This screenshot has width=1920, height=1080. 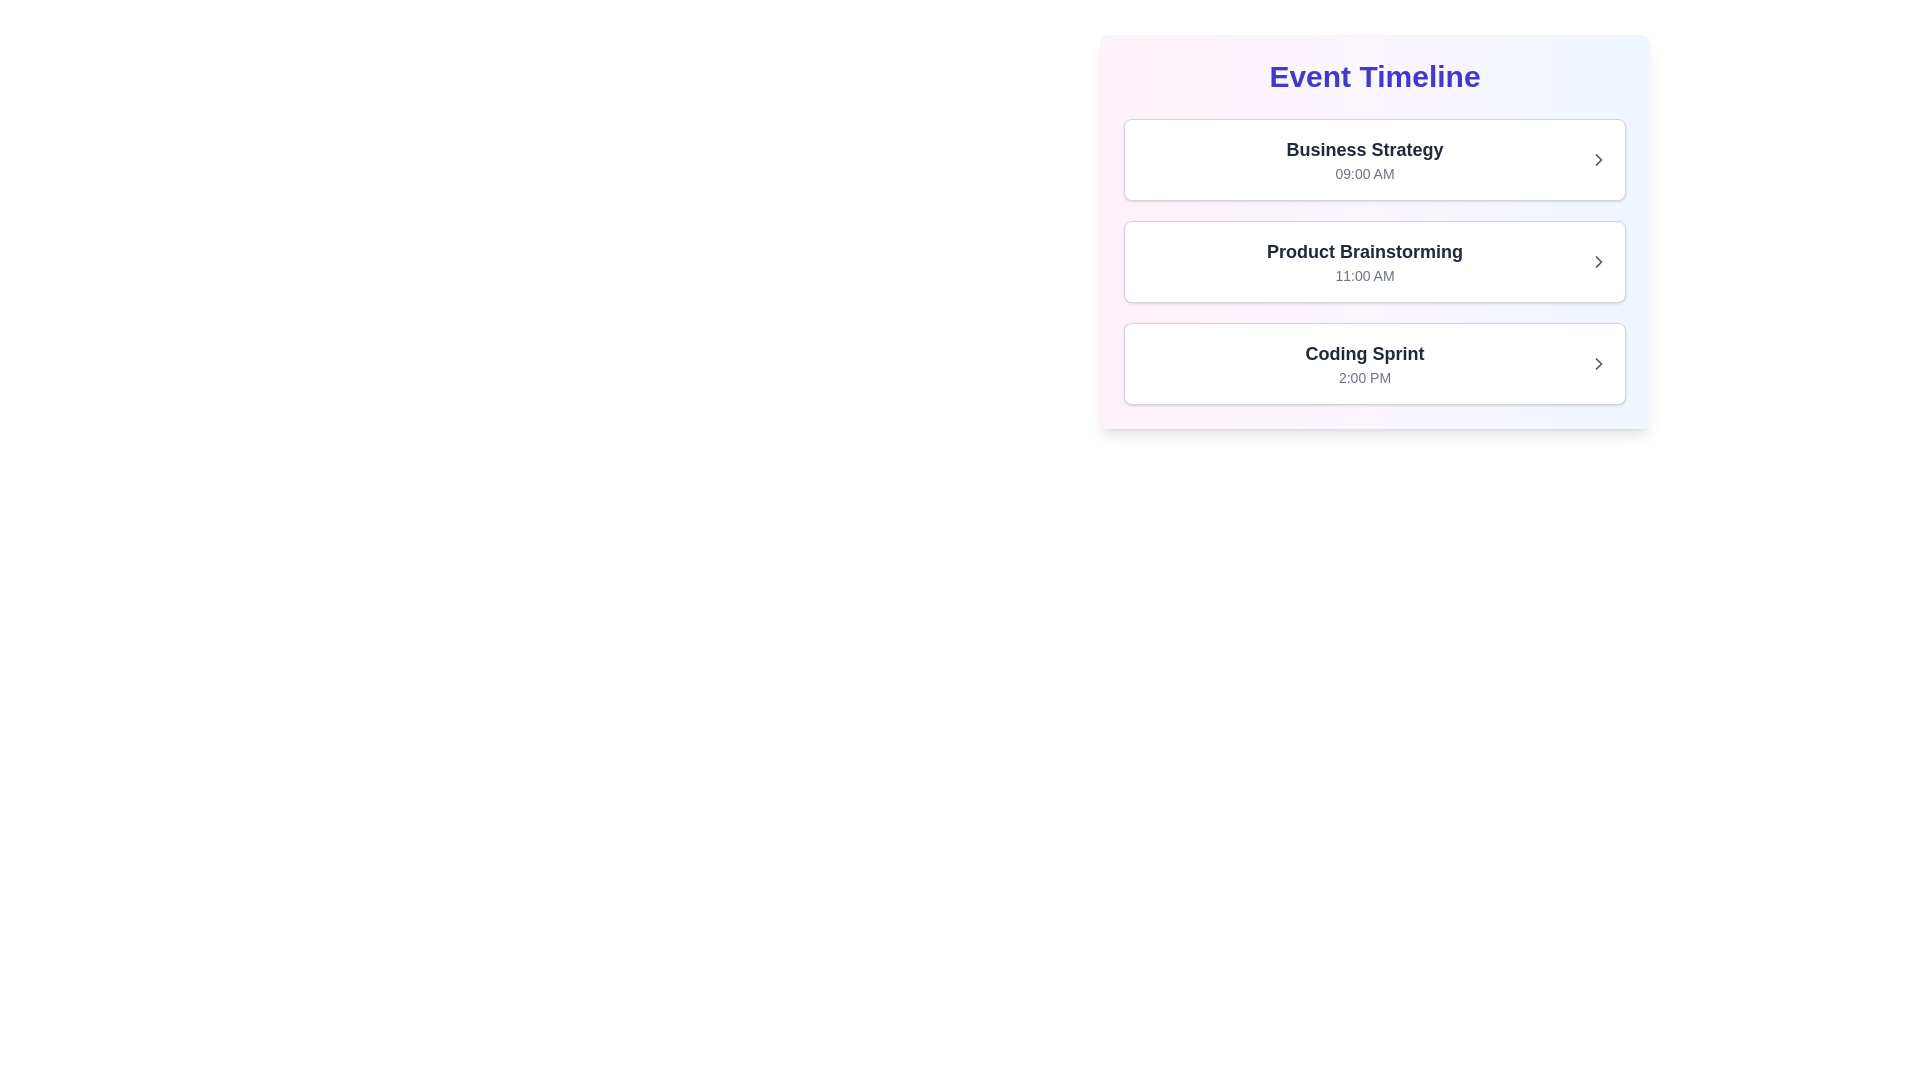 I want to click on text element displaying 'Product Brainstorming', which is located within the second section of the 'Event Timeline' panel, positioned above '11:00 AM' and below the title 'Event Timeline', so click(x=1363, y=250).